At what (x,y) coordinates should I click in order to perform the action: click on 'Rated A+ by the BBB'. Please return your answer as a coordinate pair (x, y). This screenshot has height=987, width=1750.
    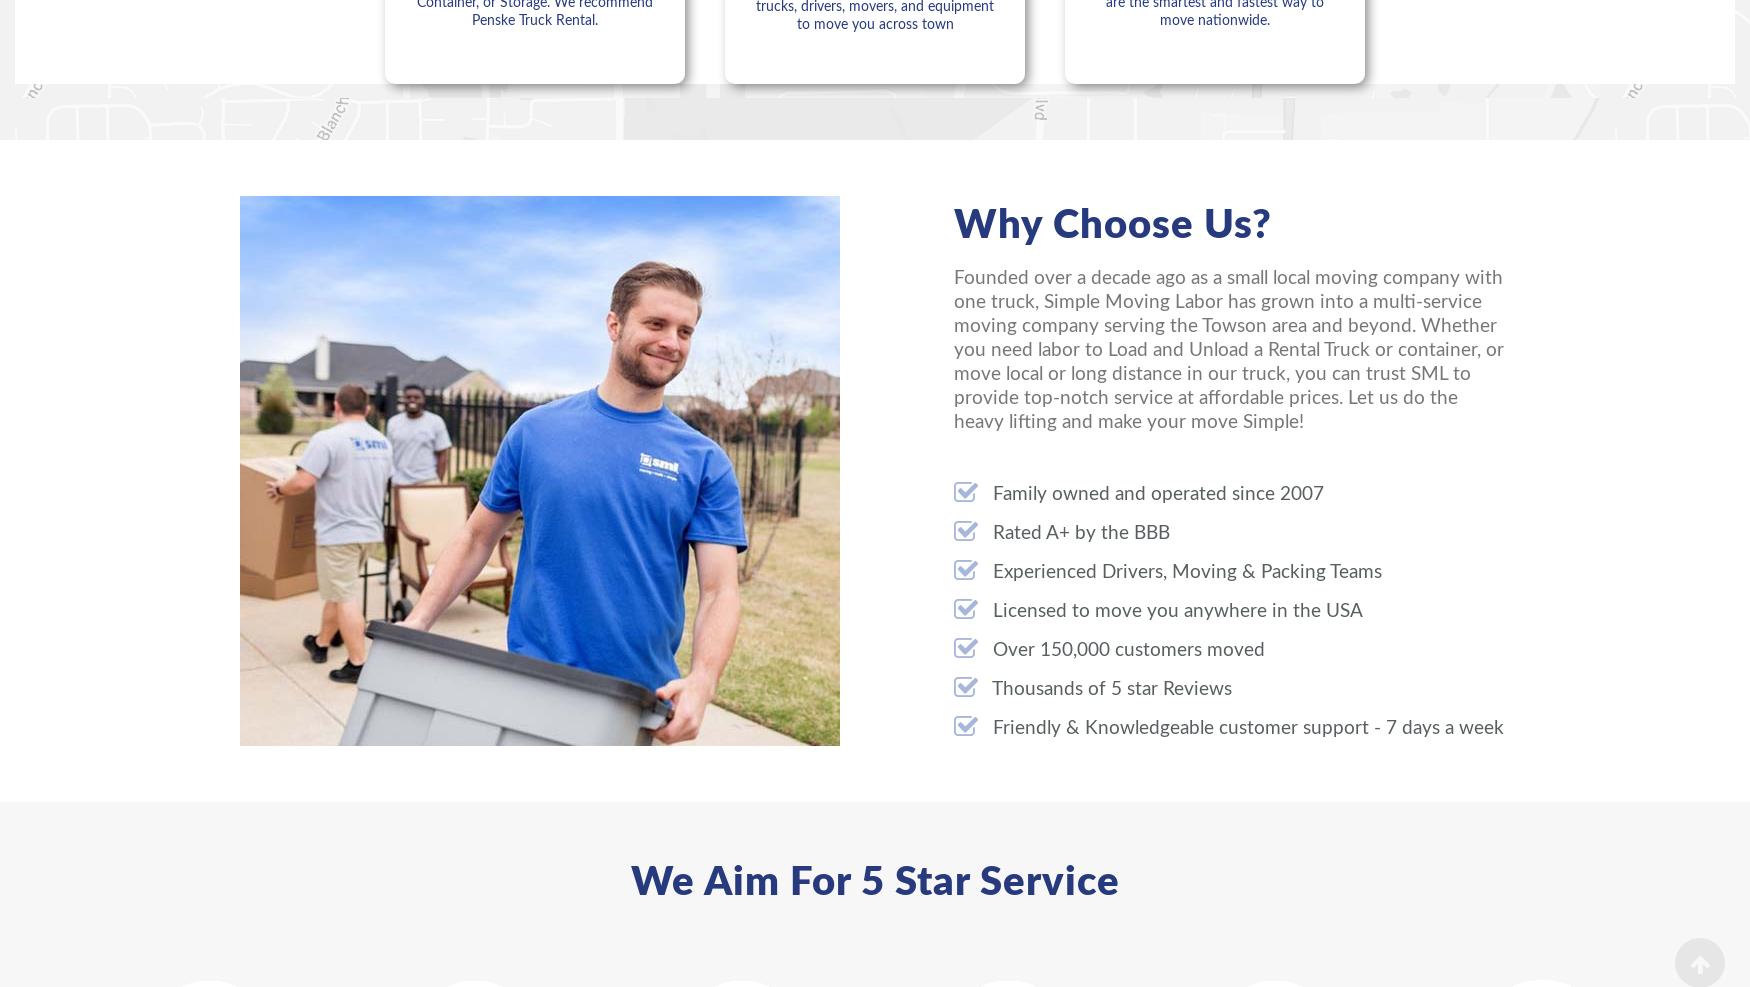
    Looking at the image, I should click on (1079, 532).